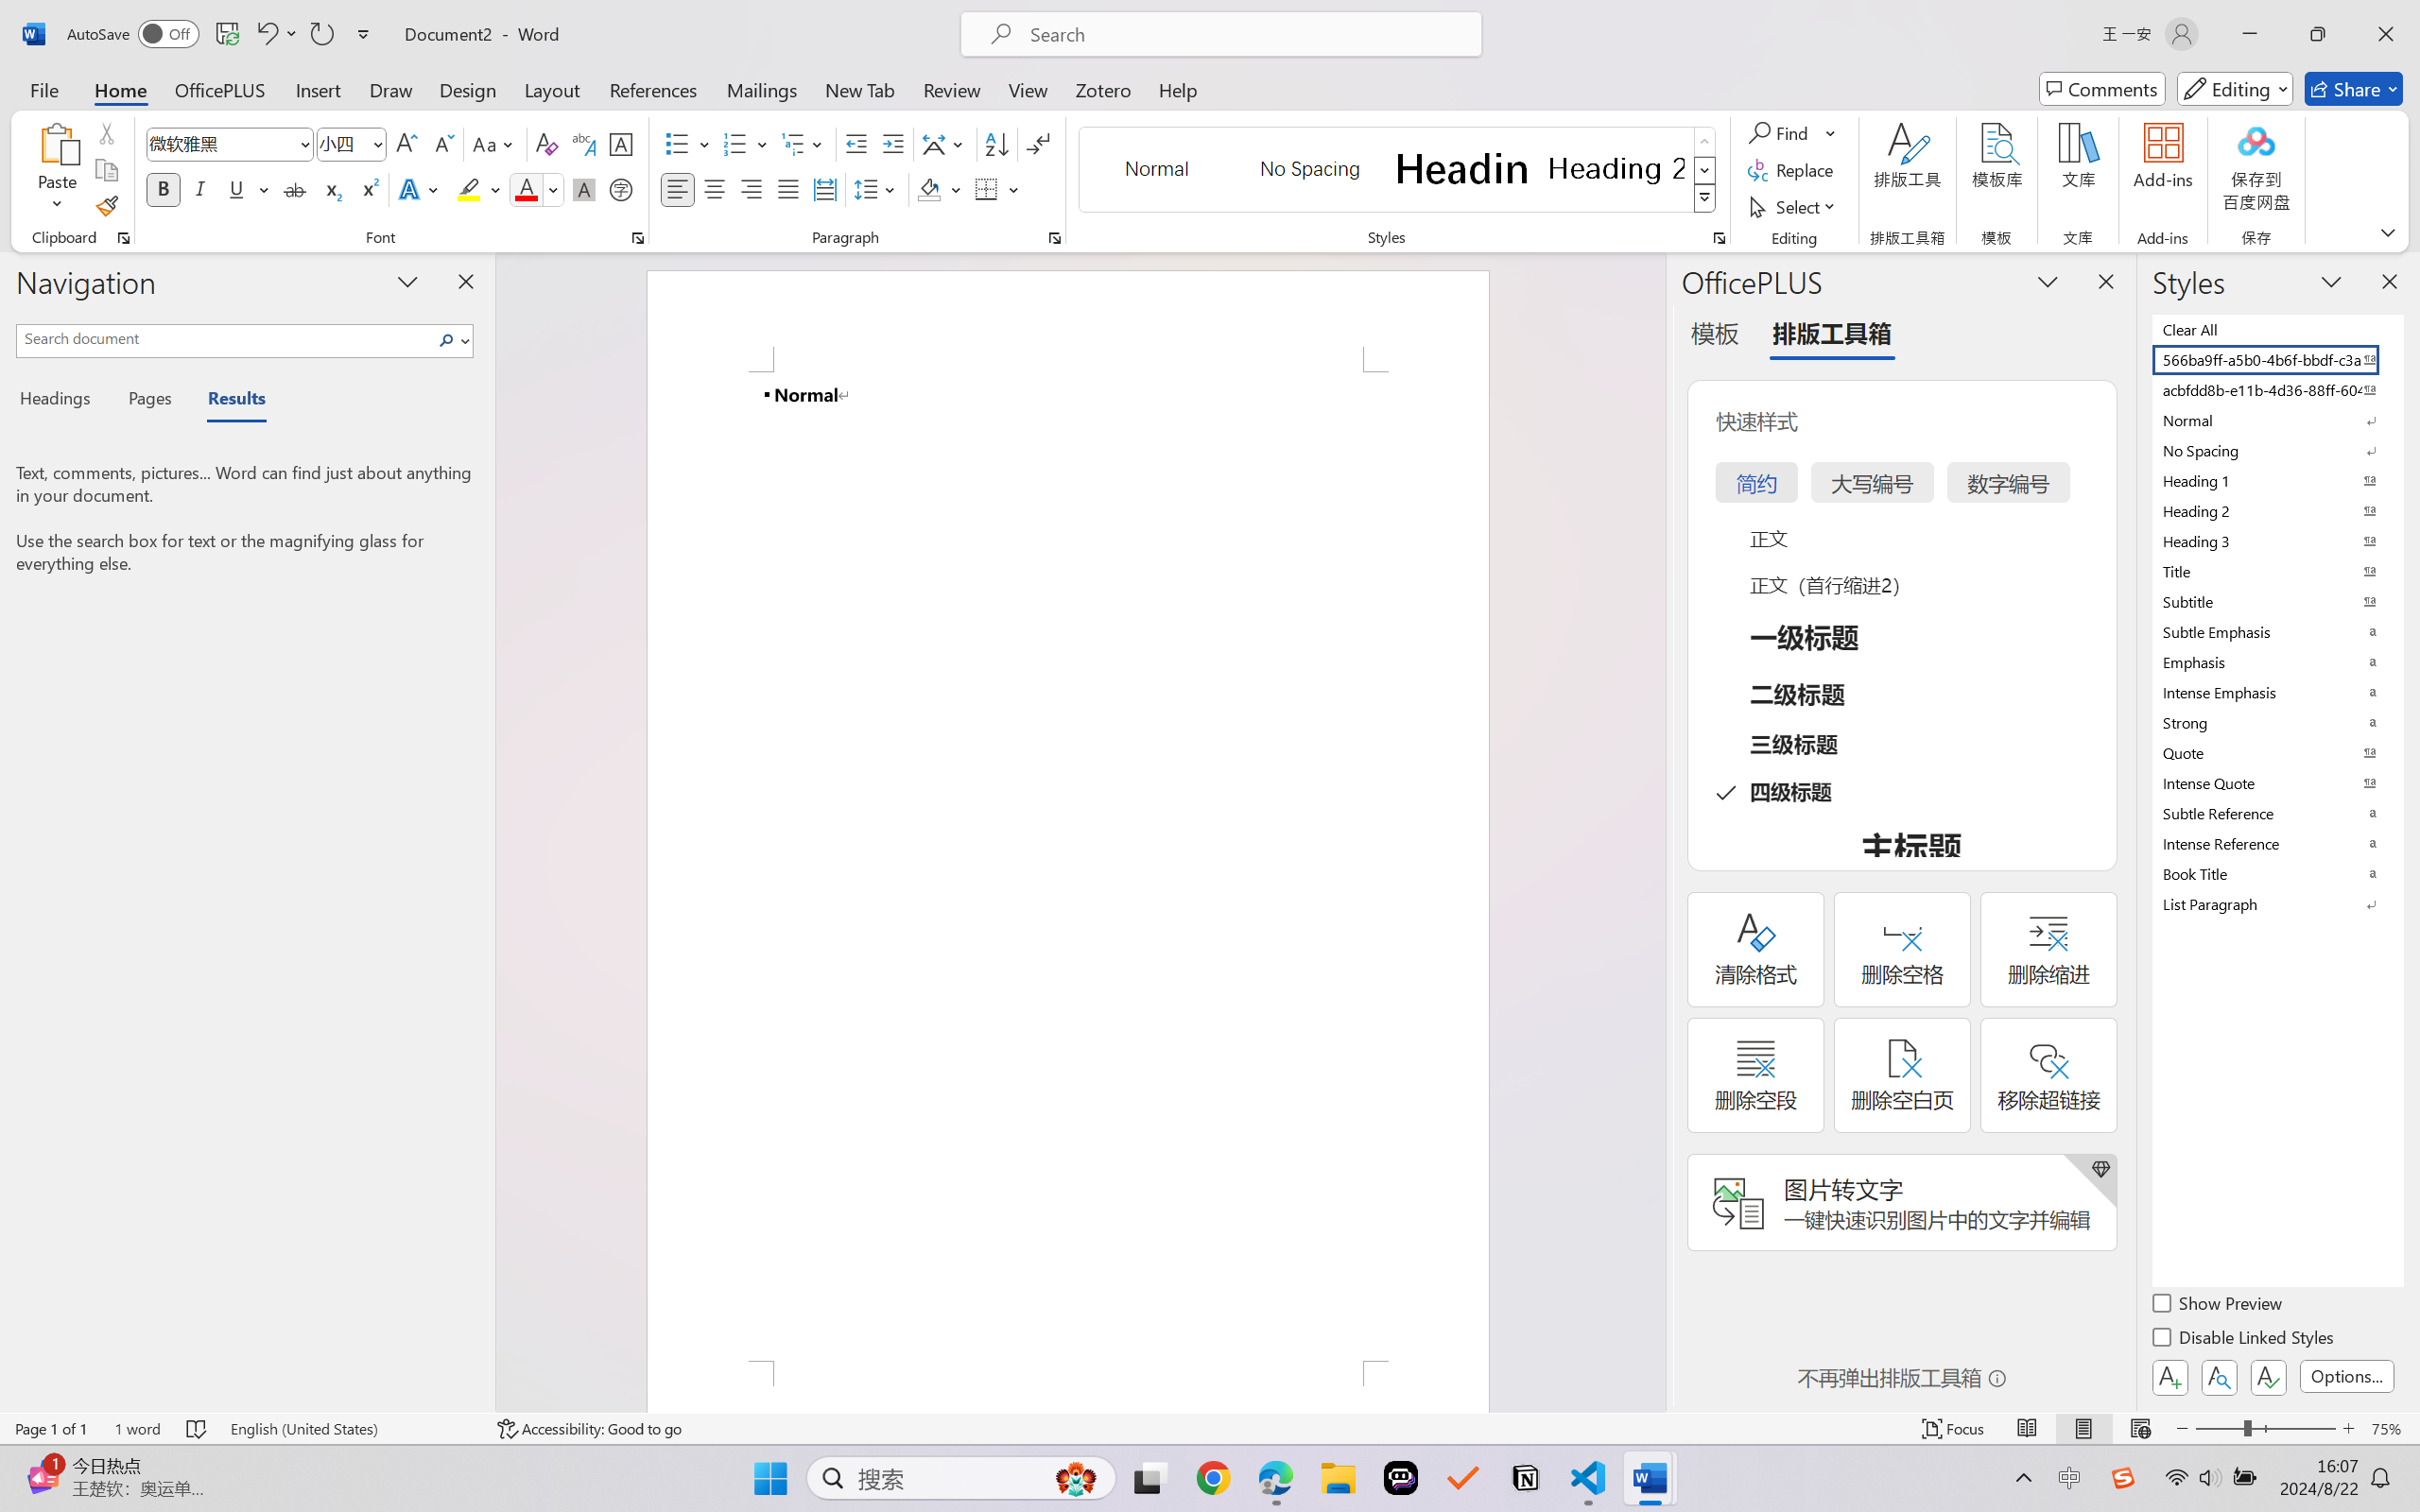 Image resolution: width=2420 pixels, height=1512 pixels. I want to click on 'Intense Quote', so click(2275, 782).